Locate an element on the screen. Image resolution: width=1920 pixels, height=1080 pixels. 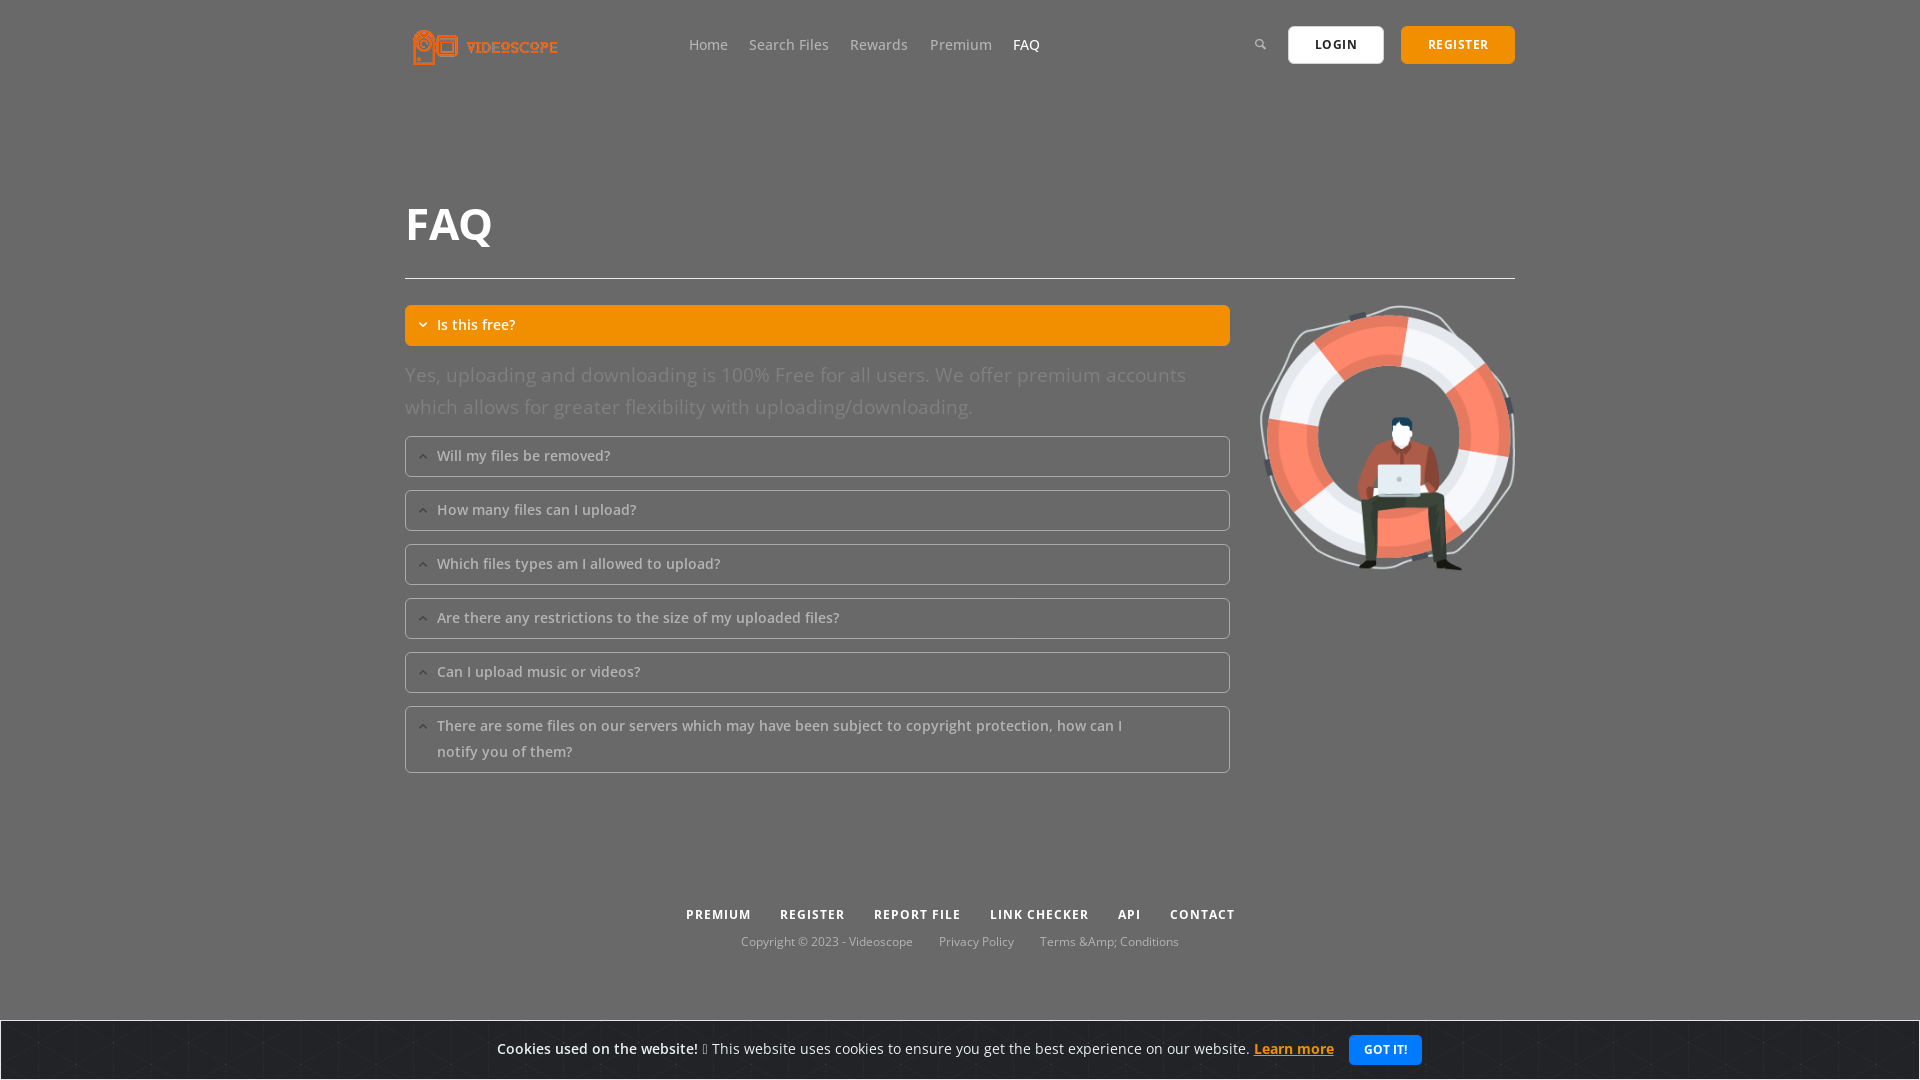
'LOGIN' is located at coordinates (1335, 45).